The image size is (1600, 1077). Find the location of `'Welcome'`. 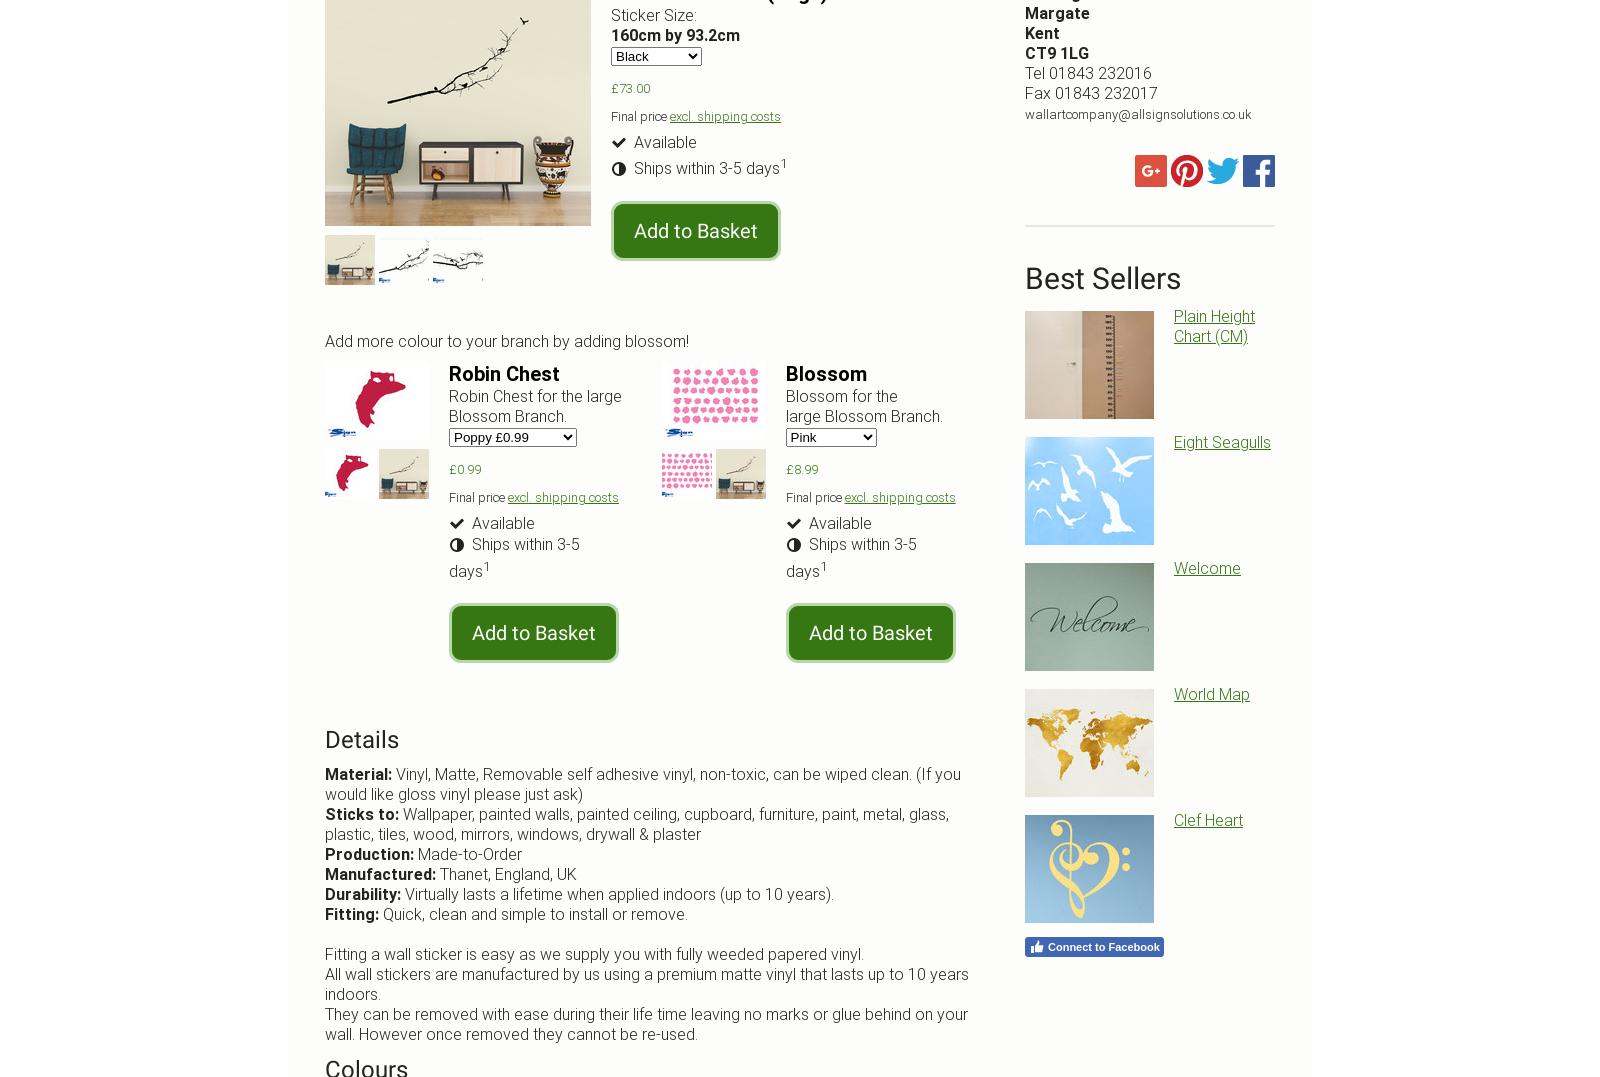

'Welcome' is located at coordinates (1206, 568).